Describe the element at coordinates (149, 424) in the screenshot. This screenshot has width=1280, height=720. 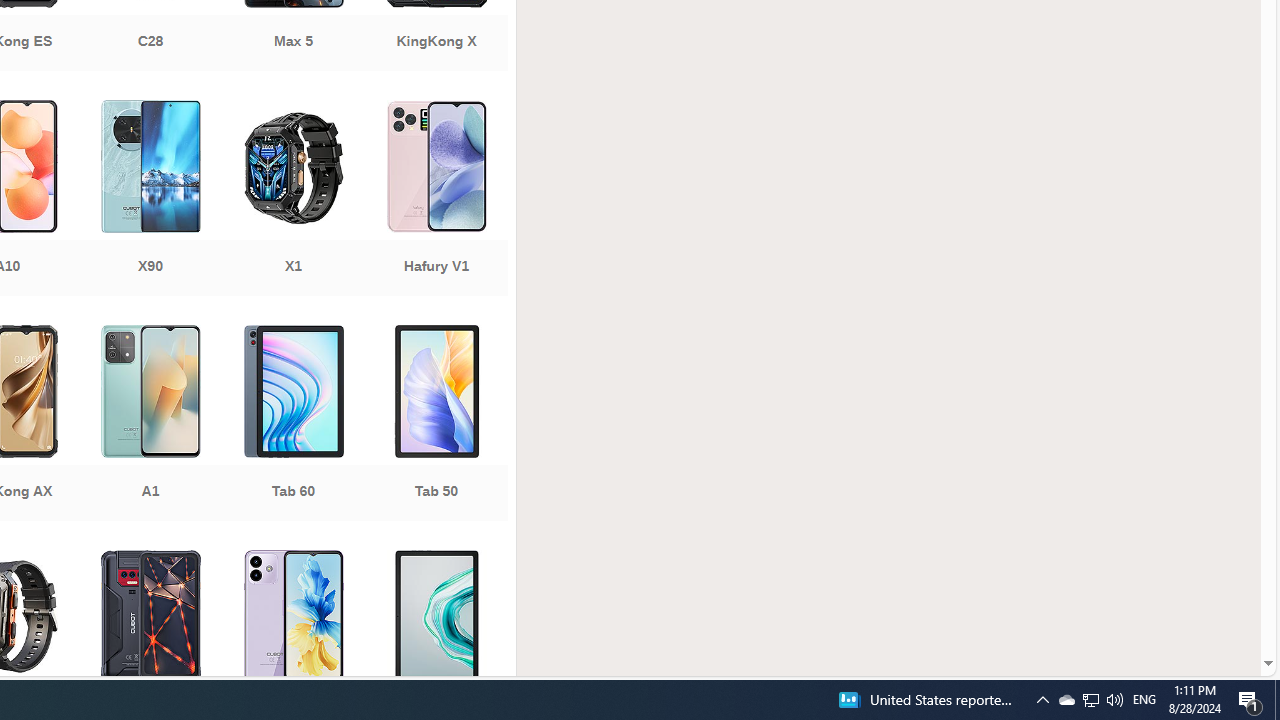
I see `'A1'` at that location.